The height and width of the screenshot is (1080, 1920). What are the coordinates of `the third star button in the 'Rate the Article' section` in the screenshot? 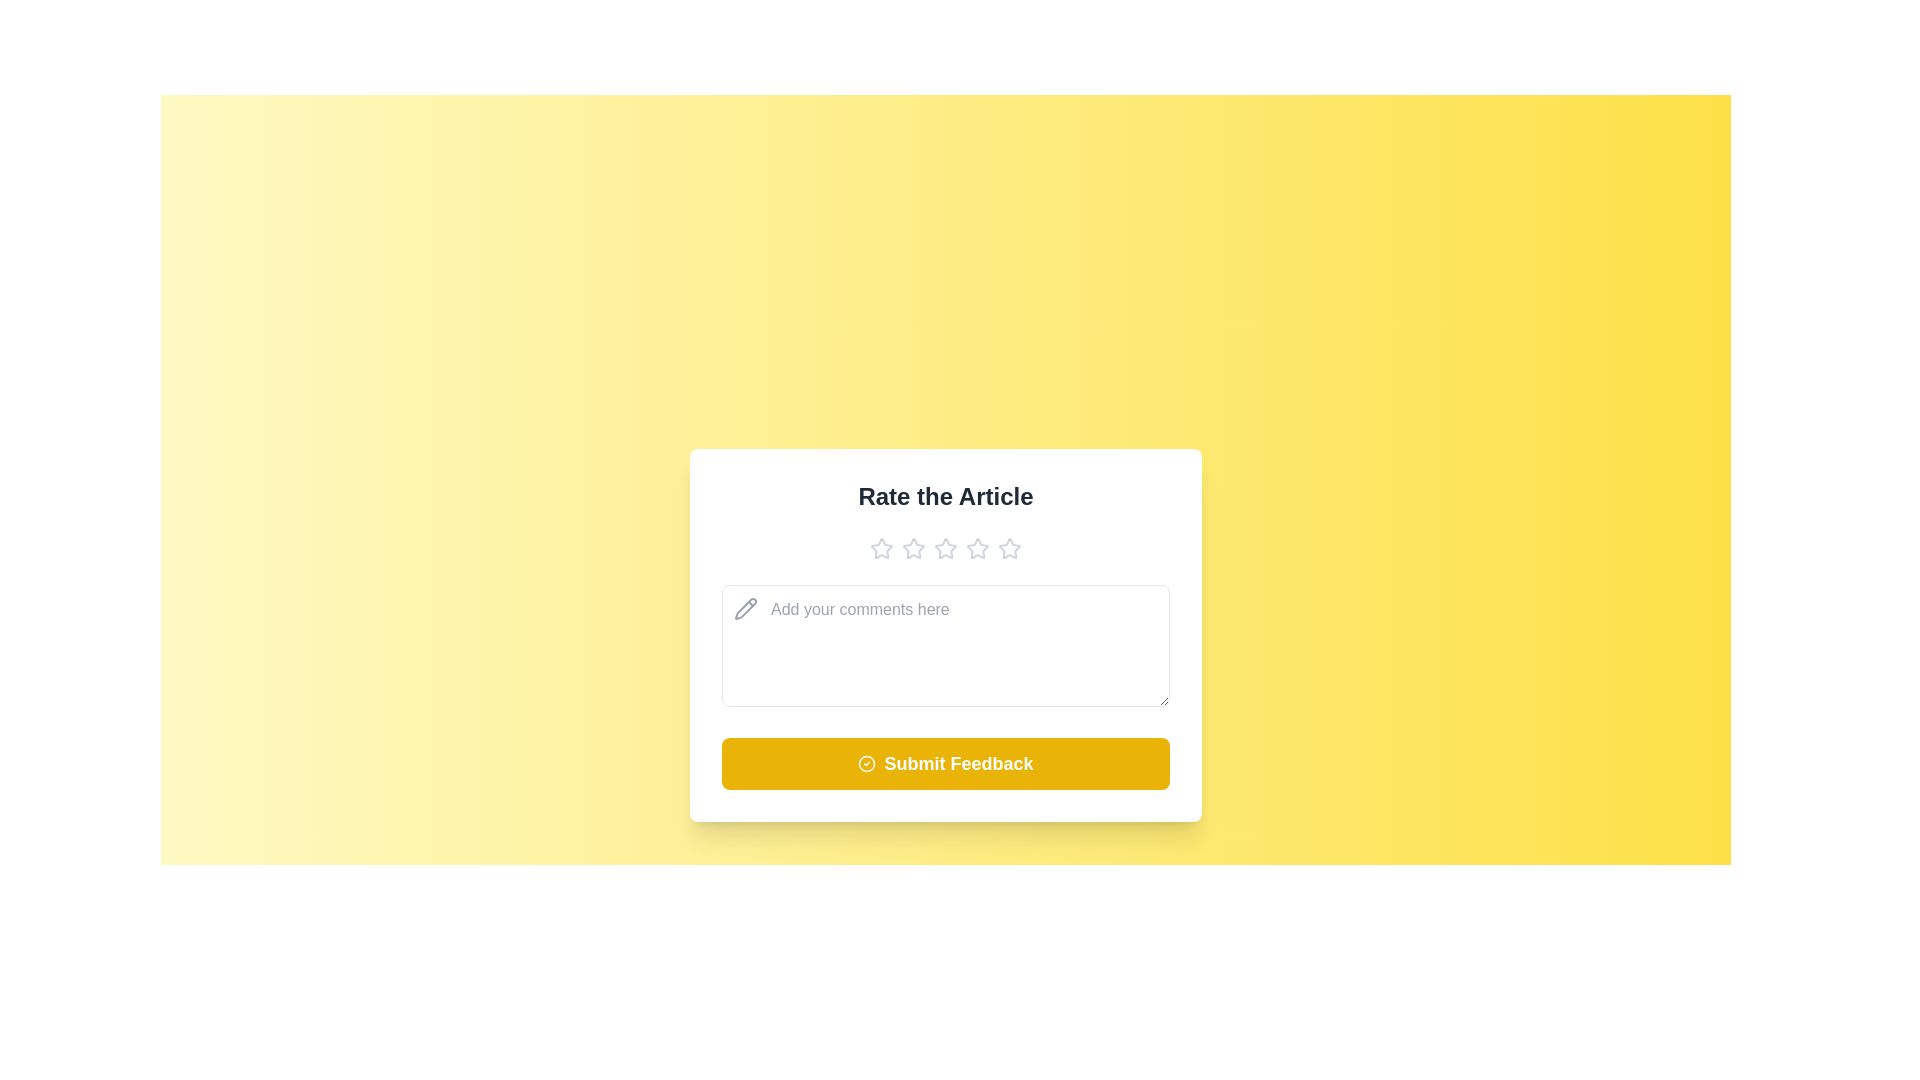 It's located at (944, 547).